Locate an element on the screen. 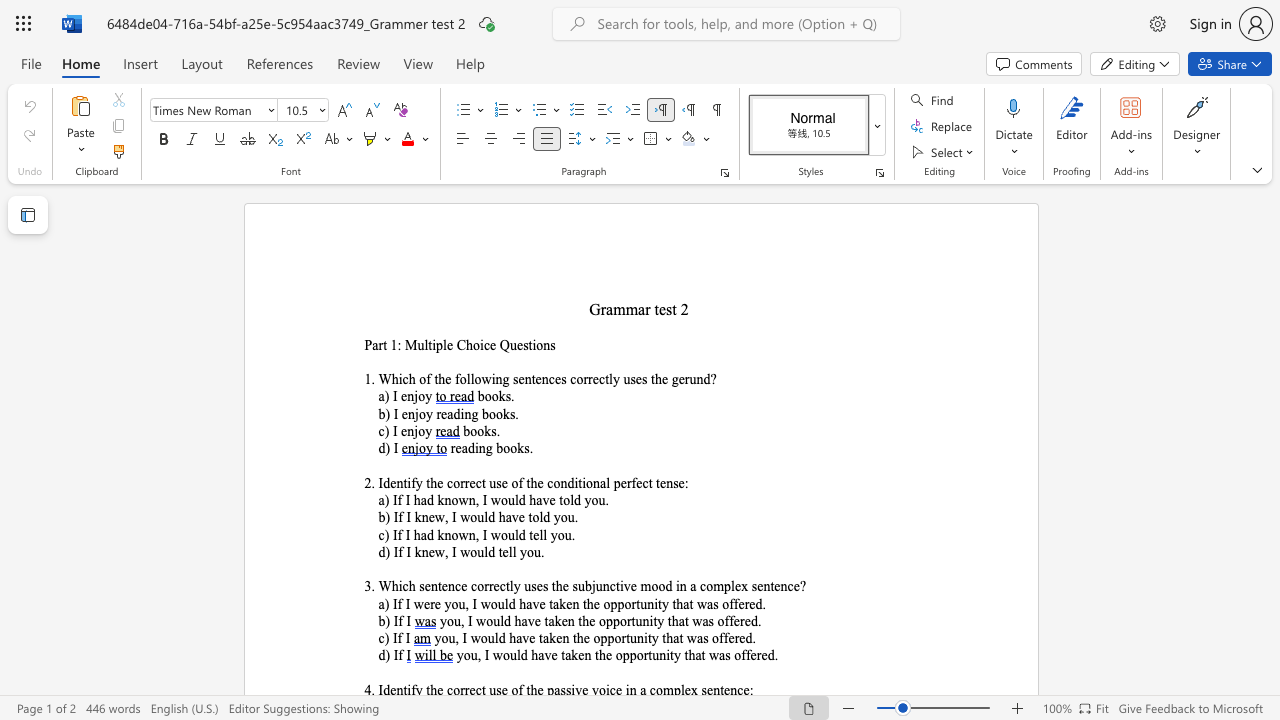 Image resolution: width=1280 pixels, height=720 pixels. the space between the continuous character "I" and "f" in the text is located at coordinates (397, 638).